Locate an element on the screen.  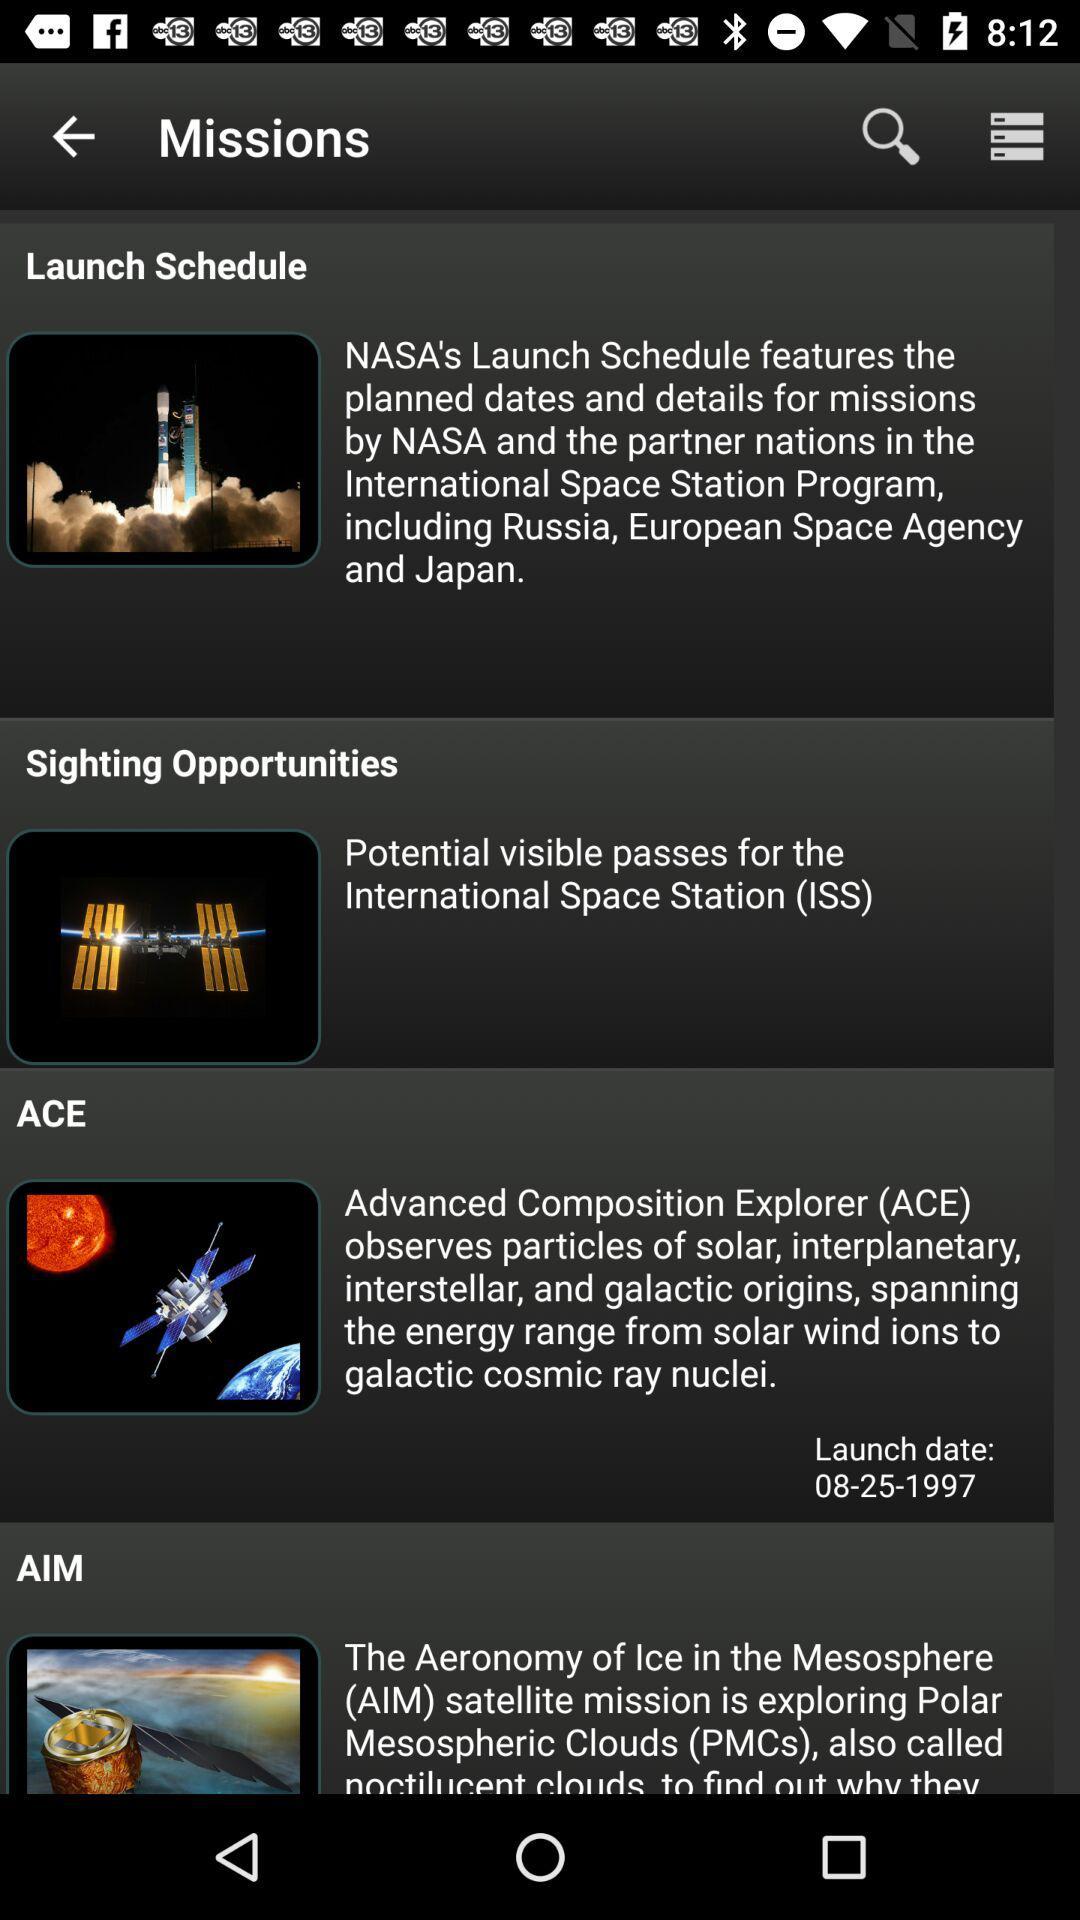
the item above the  launch schedule is located at coordinates (72, 135).